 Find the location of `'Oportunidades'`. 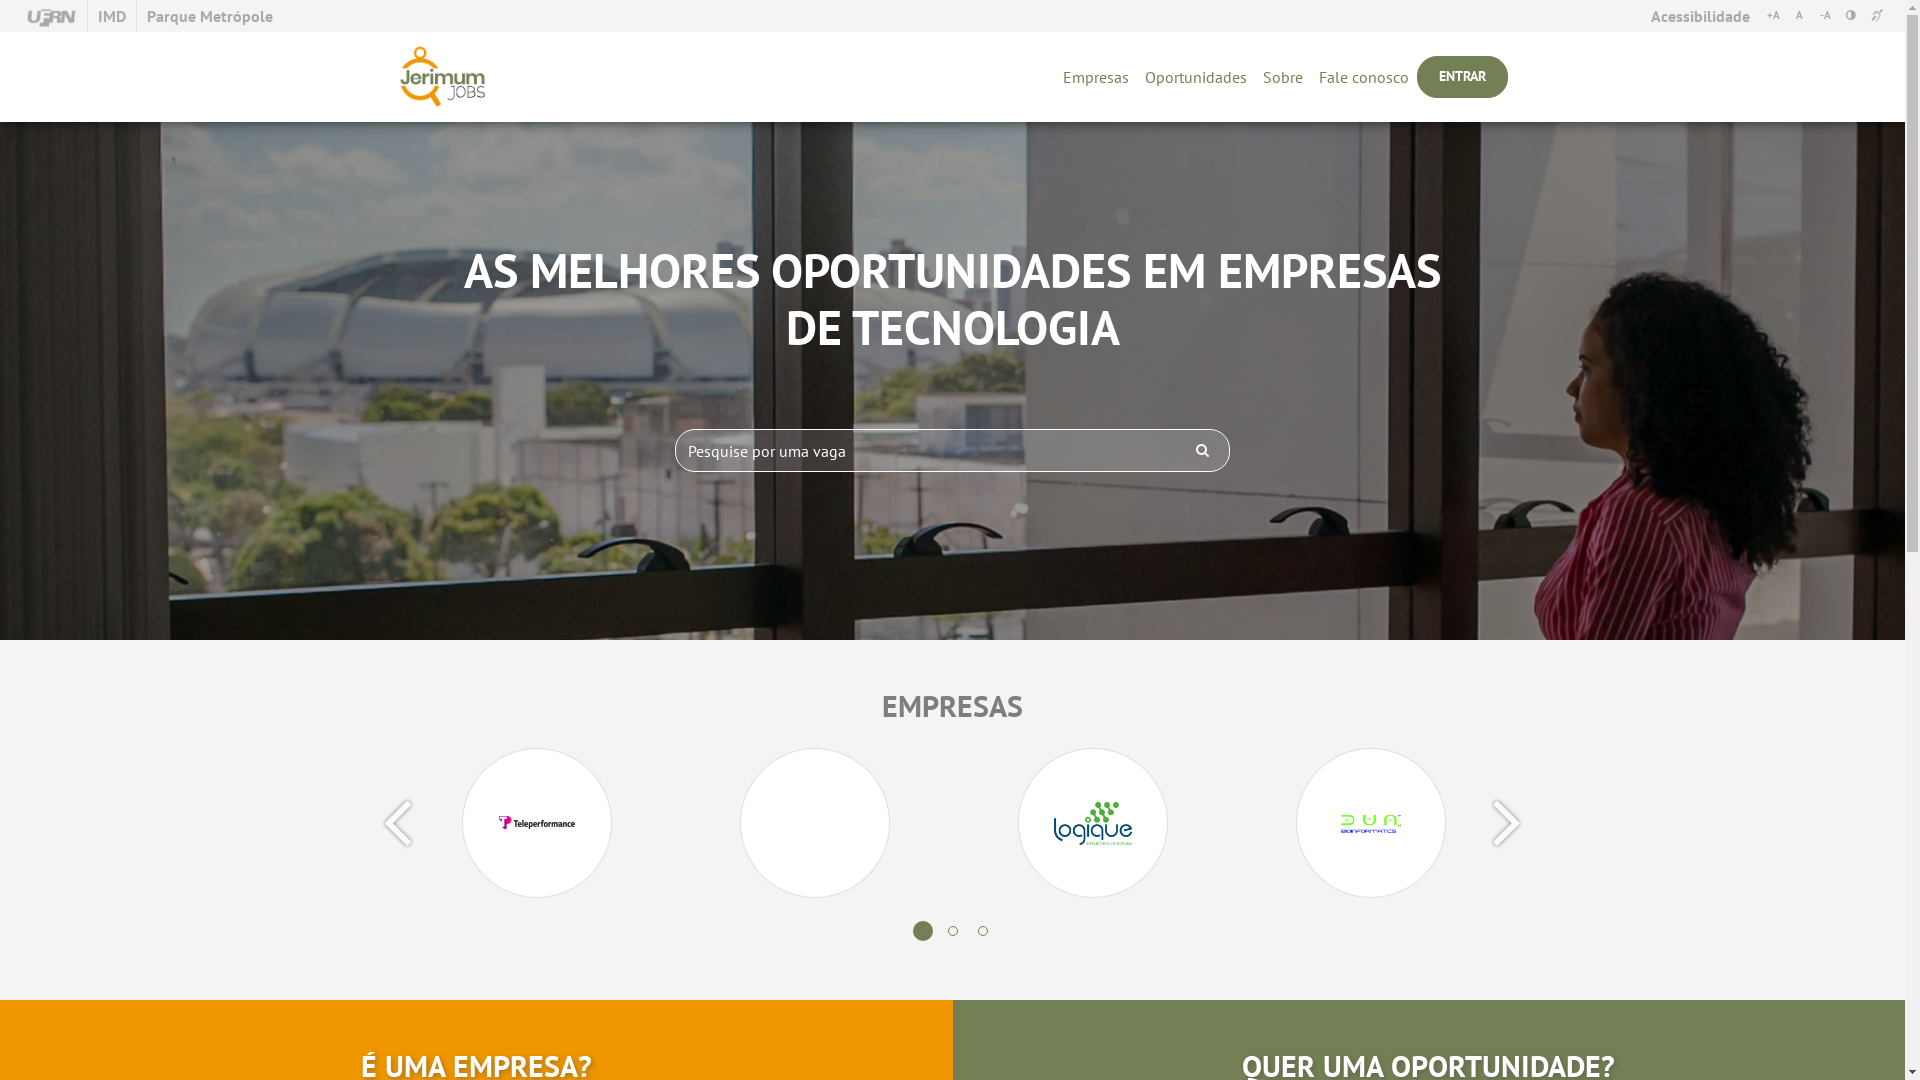

'Oportunidades' is located at coordinates (1195, 76).